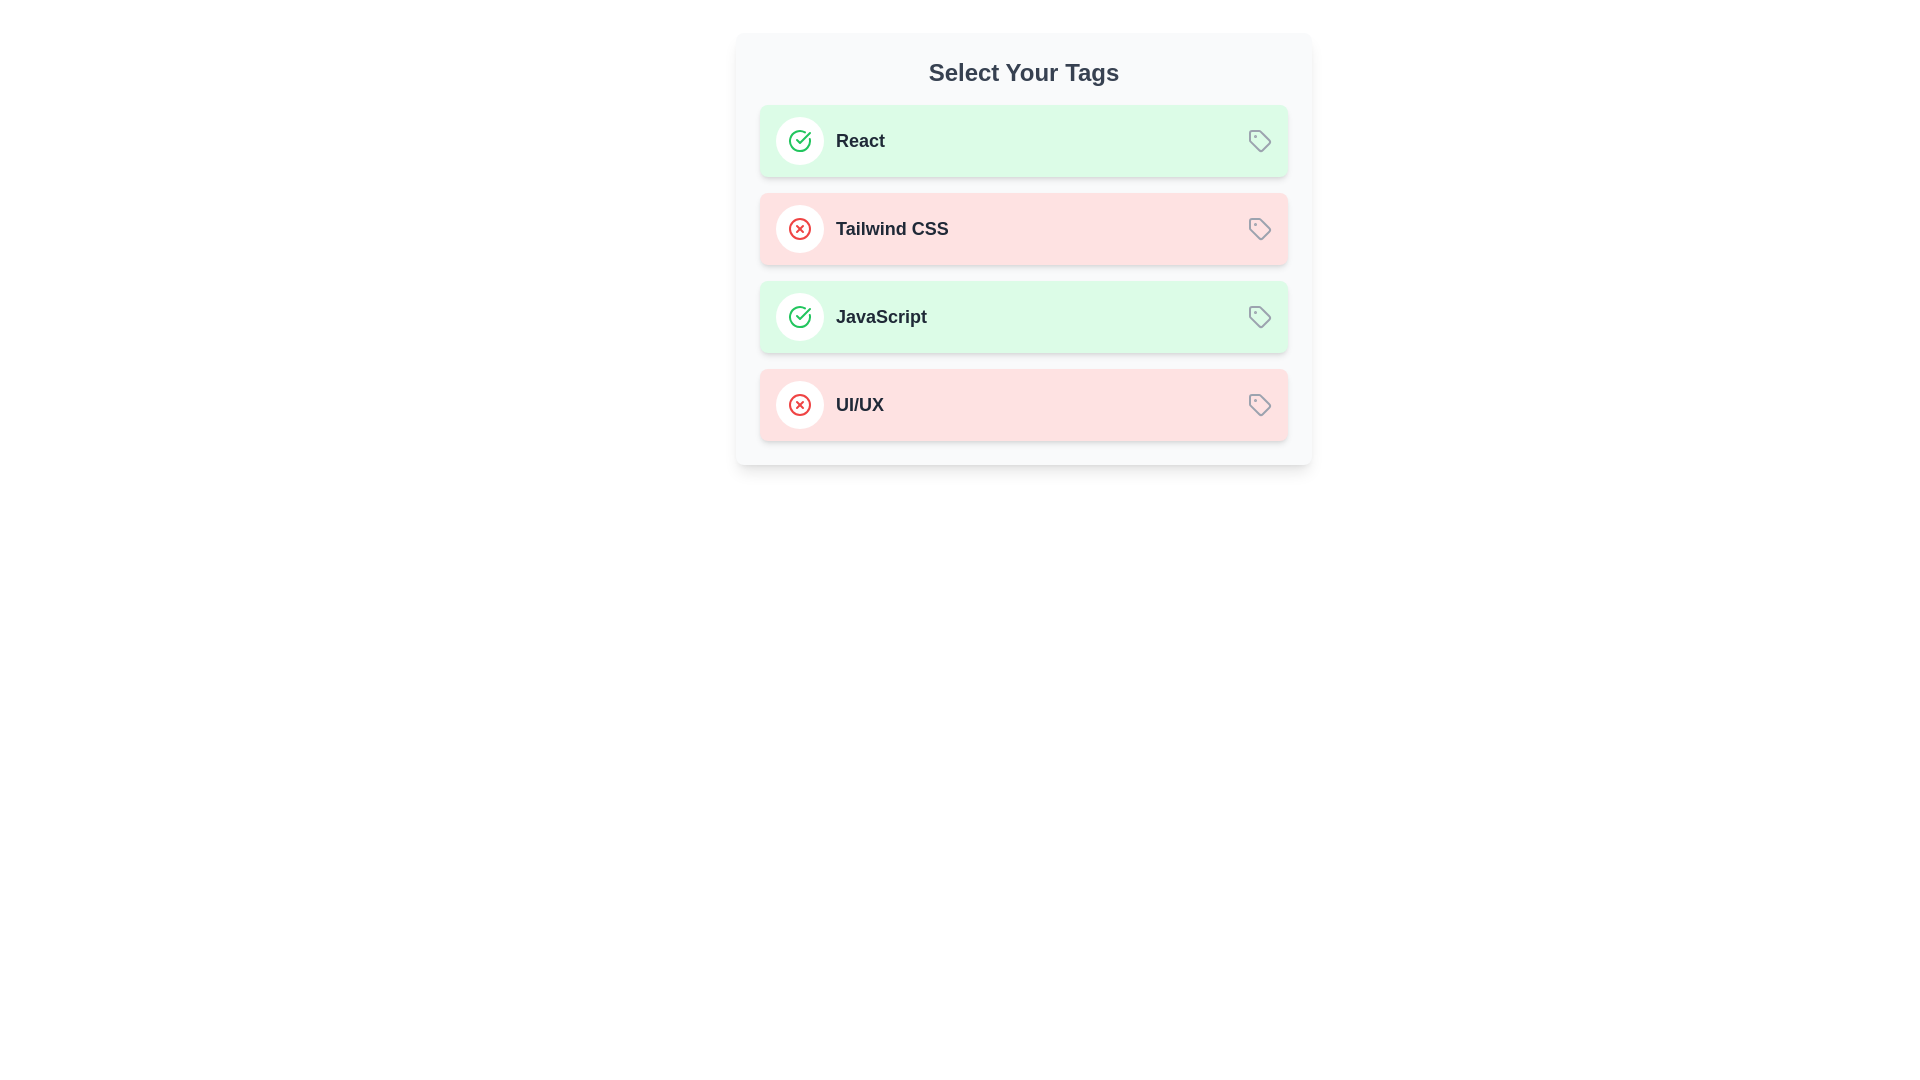  What do you see at coordinates (851, 315) in the screenshot?
I see `the 'JavaScript' tag option in the tagging interface to navigate` at bounding box center [851, 315].